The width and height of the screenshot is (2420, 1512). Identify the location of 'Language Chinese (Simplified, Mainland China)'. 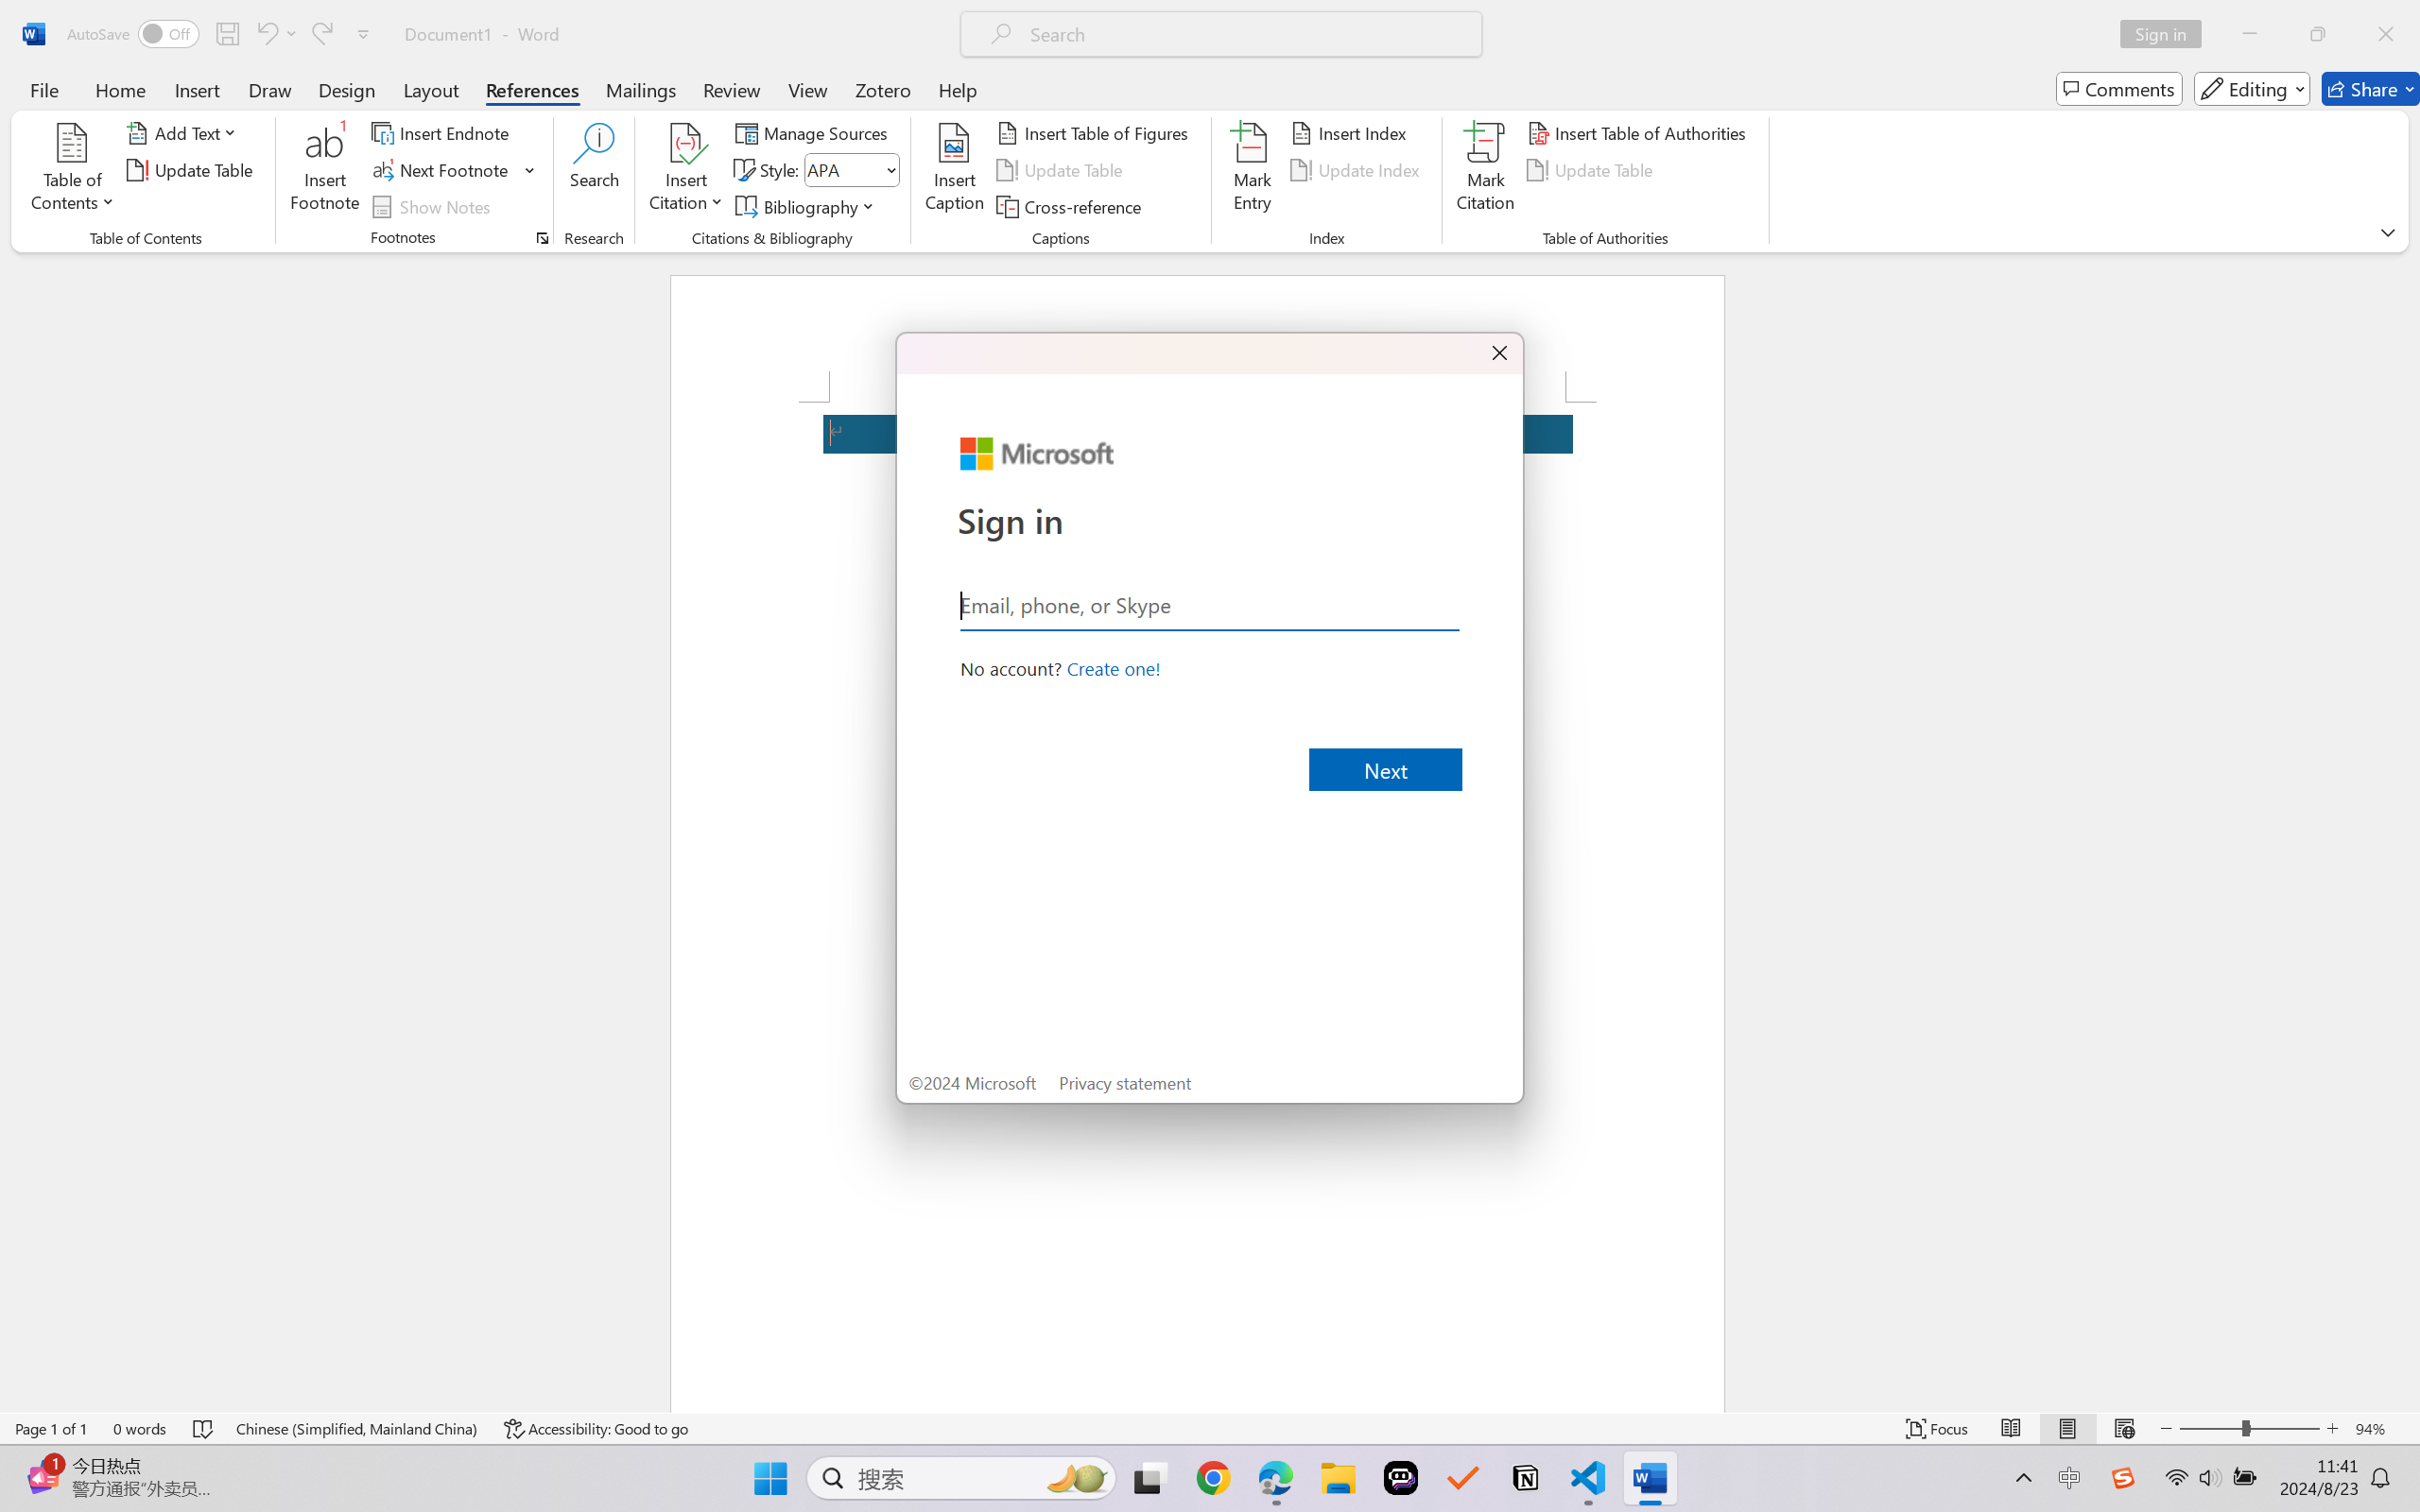
(356, 1428).